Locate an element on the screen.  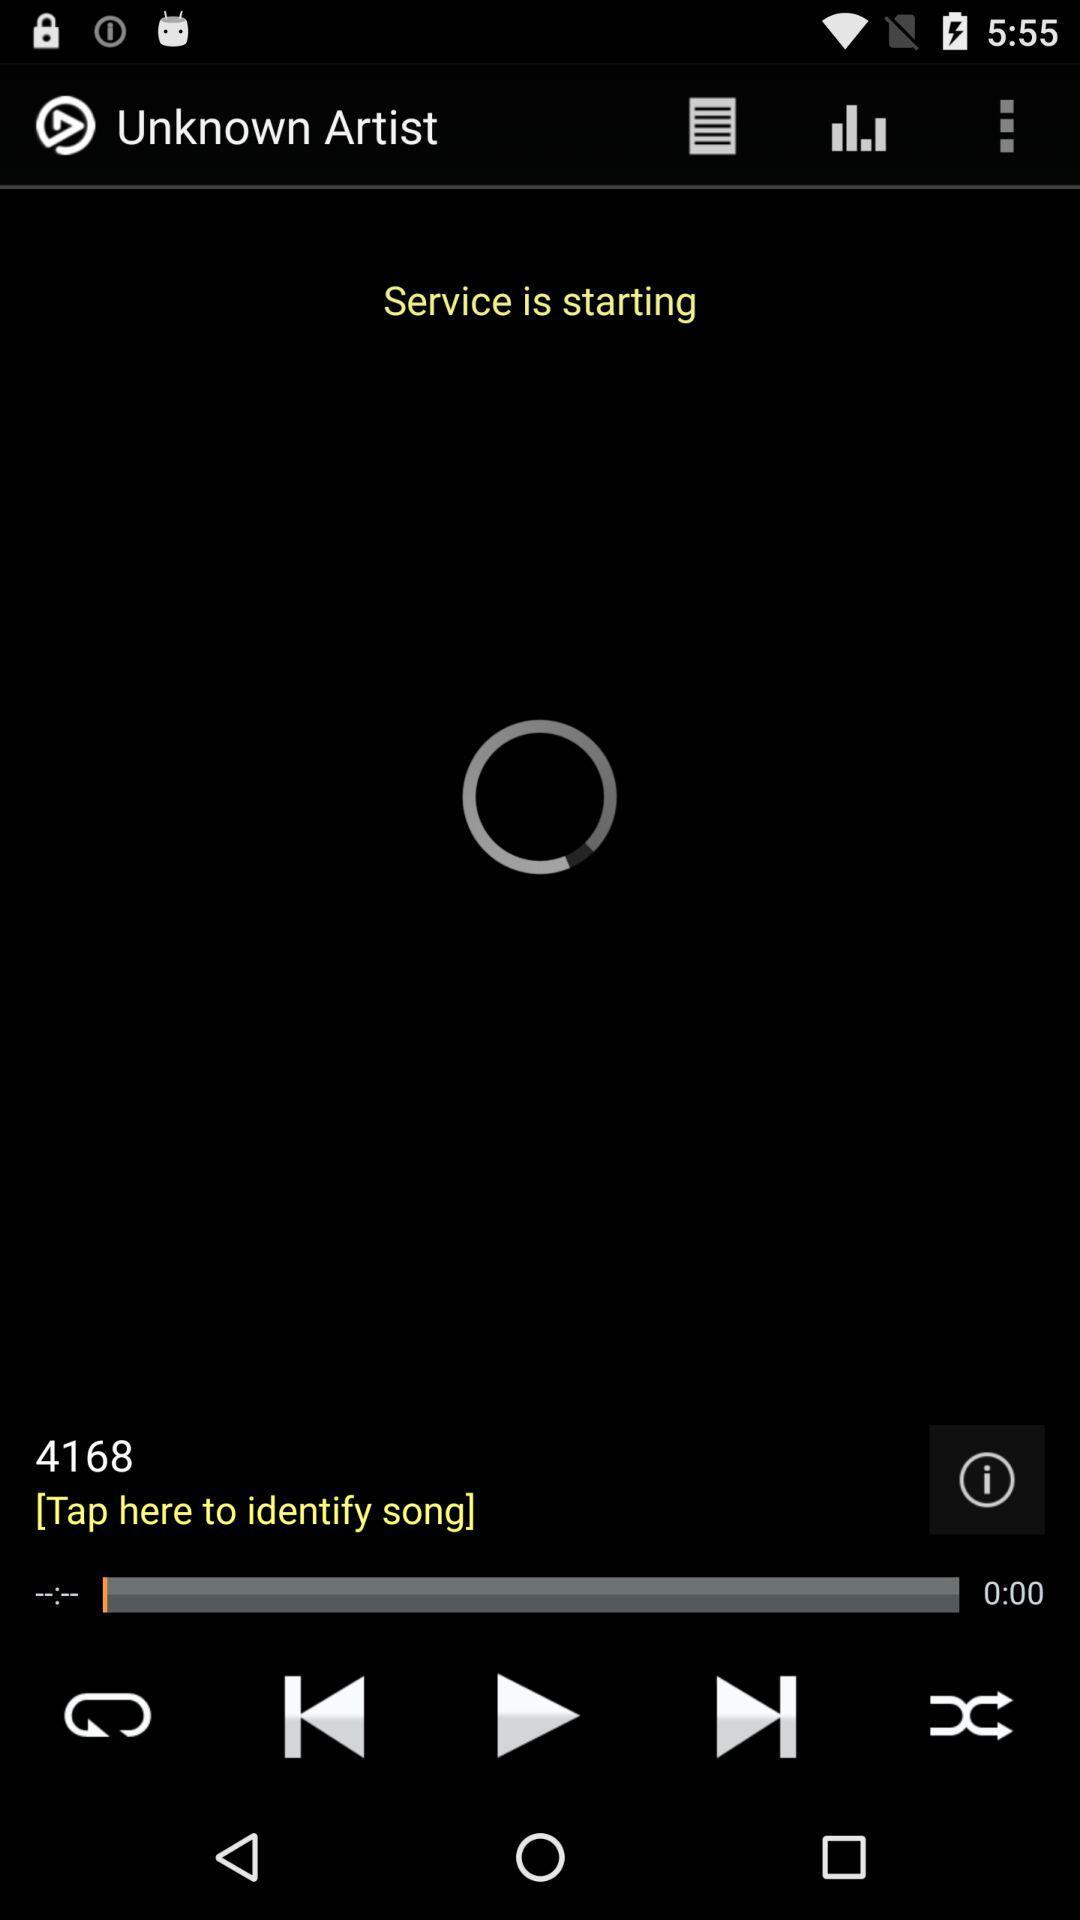
play and pause option is located at coordinates (538, 1714).